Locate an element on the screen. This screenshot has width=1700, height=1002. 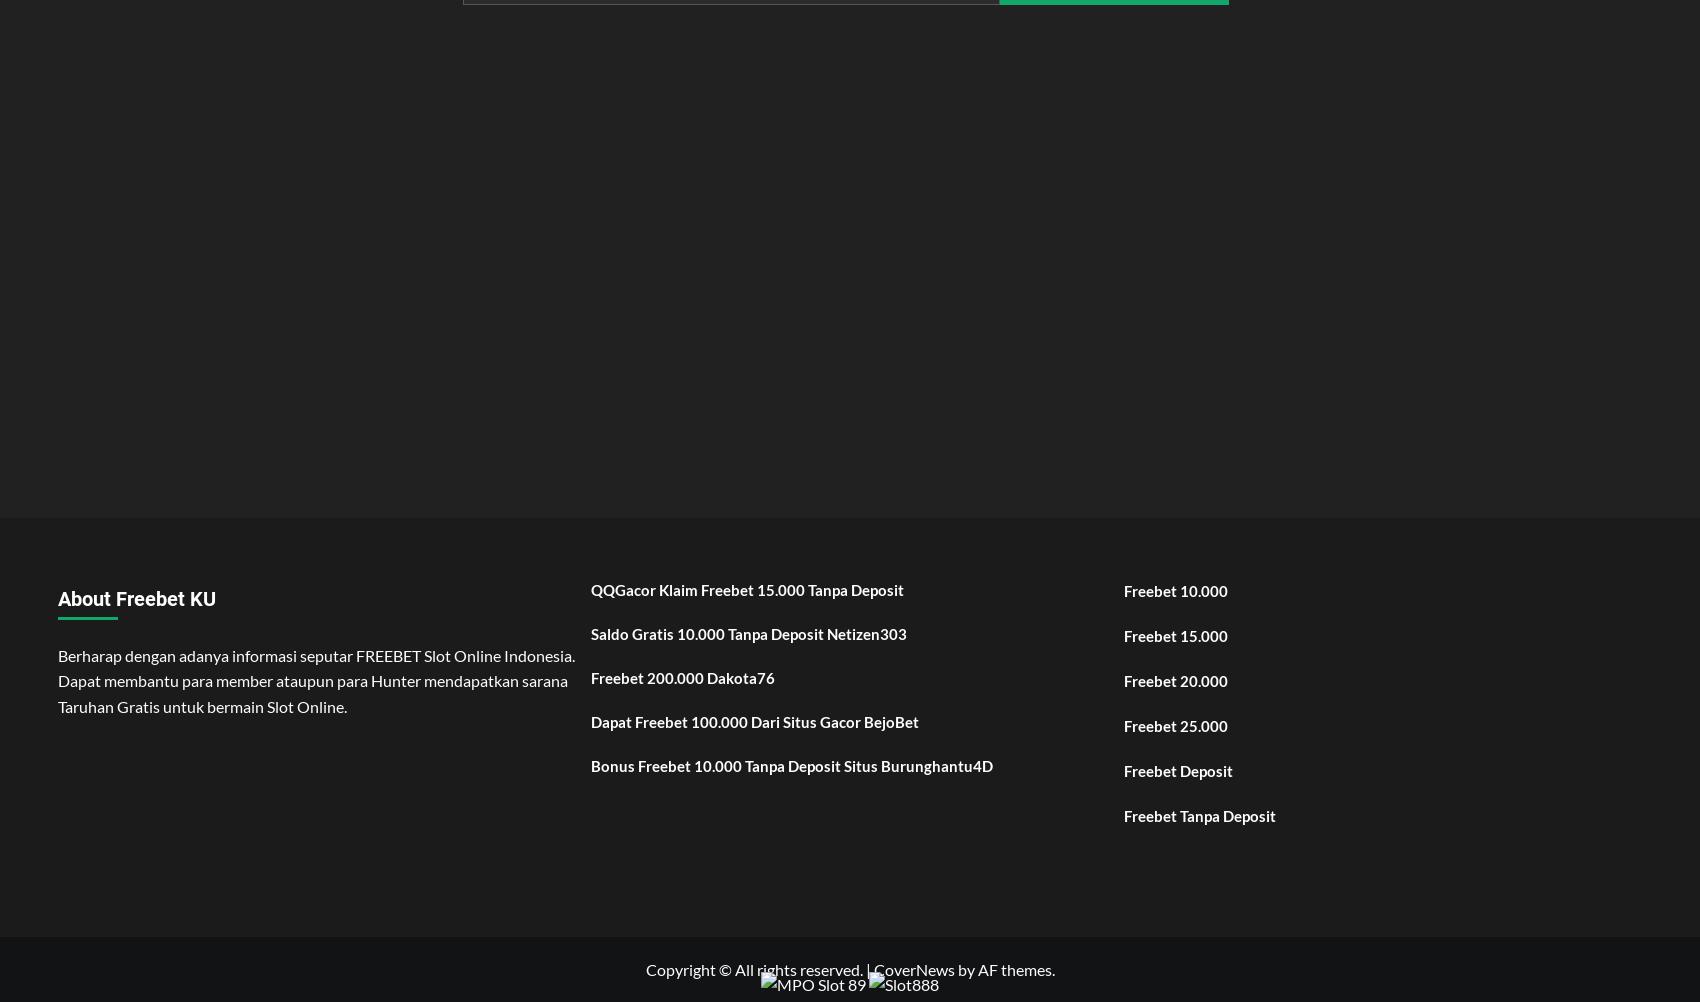
'Freebet 10.000' is located at coordinates (1124, 588).